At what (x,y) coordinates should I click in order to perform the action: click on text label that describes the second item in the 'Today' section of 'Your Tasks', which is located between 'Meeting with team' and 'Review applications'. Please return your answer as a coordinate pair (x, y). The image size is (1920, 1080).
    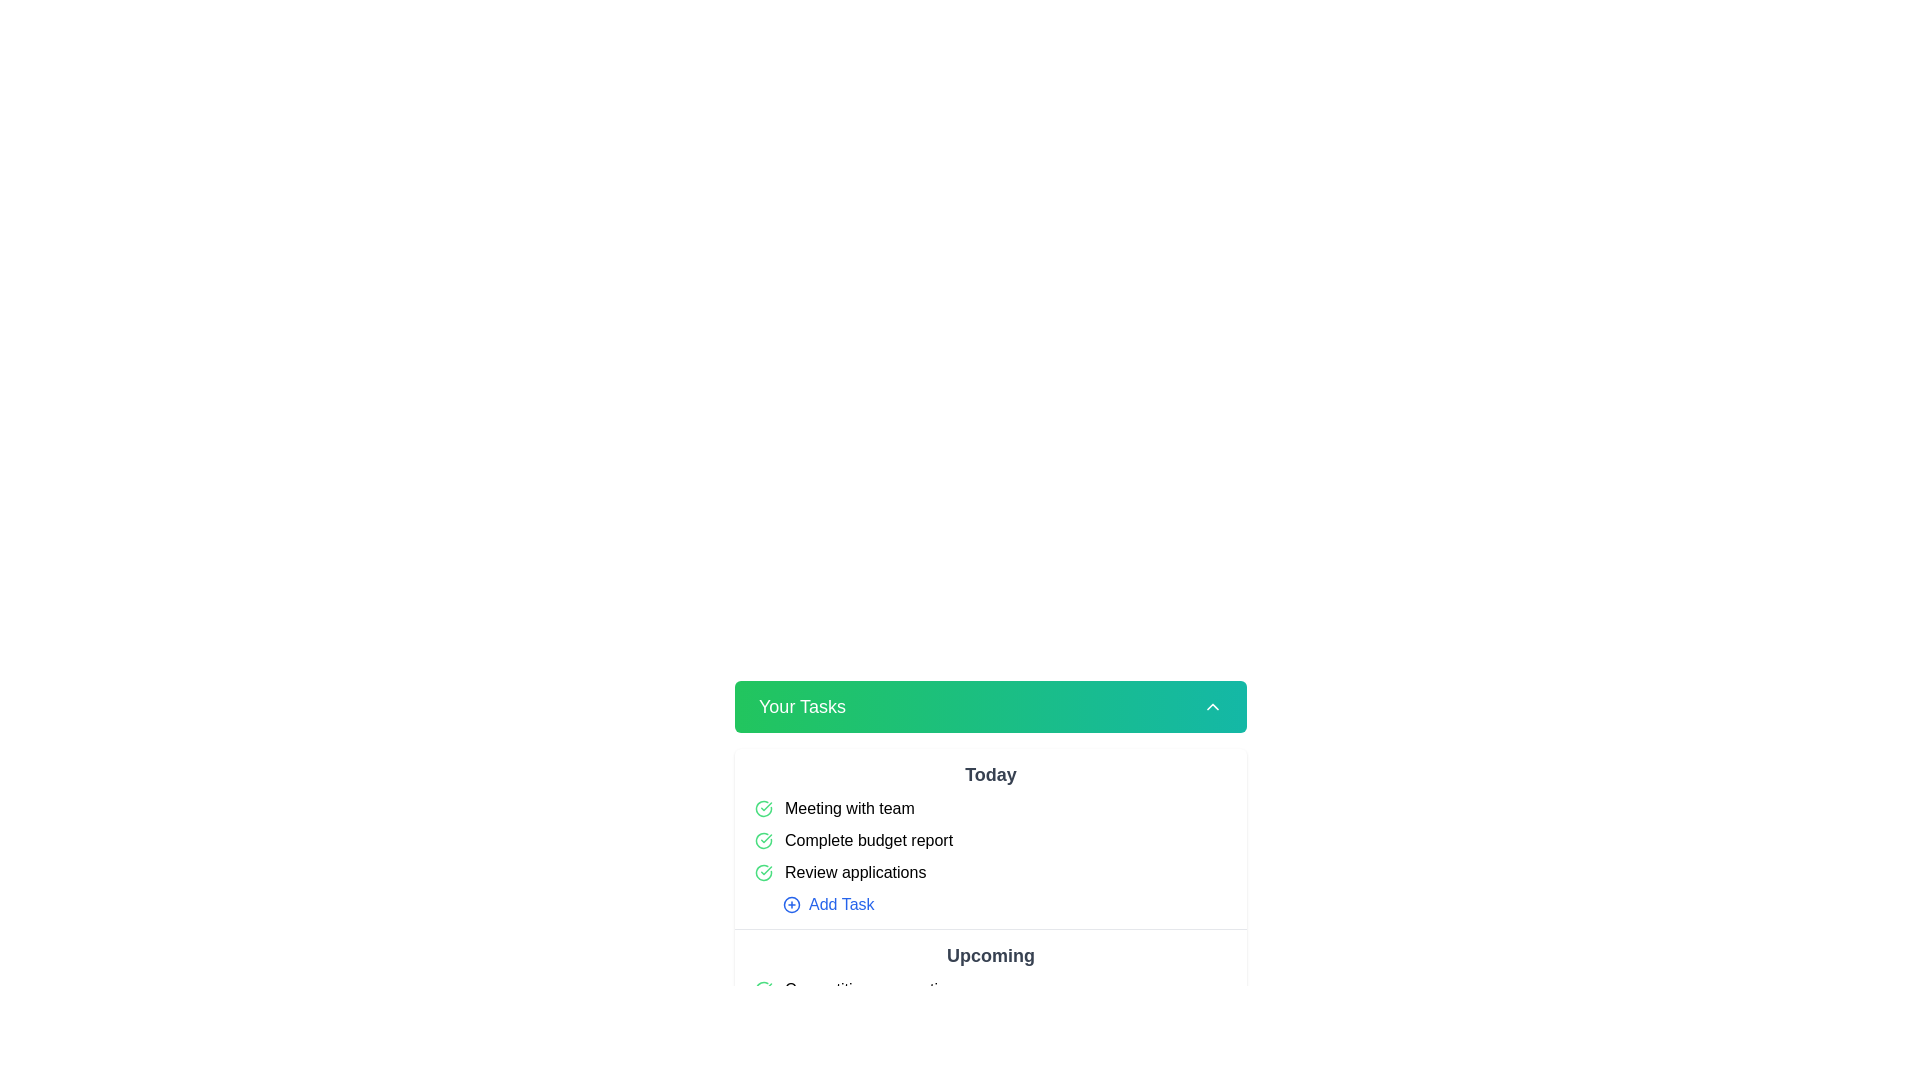
    Looking at the image, I should click on (868, 840).